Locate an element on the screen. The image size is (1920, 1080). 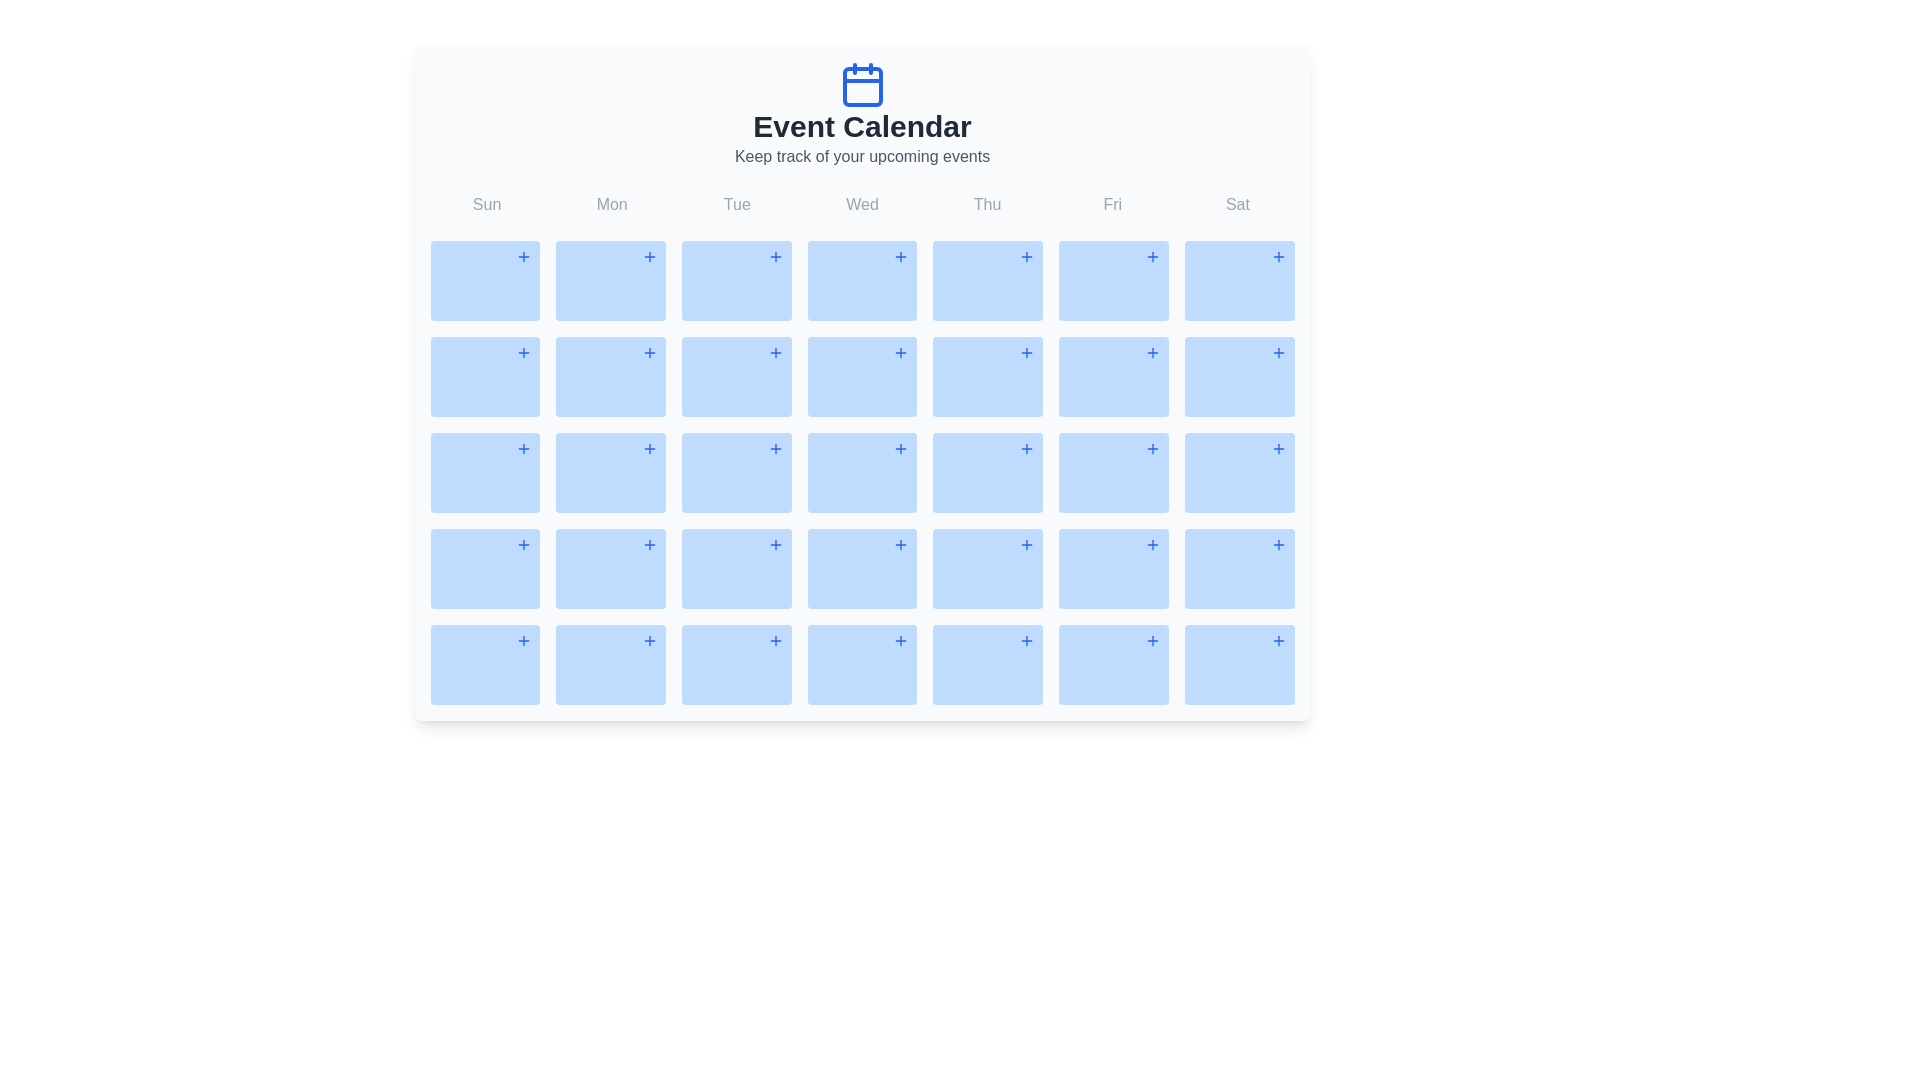
the small, blue plus icon located in the fourth row and fourth column of the calendar interface is located at coordinates (649, 544).